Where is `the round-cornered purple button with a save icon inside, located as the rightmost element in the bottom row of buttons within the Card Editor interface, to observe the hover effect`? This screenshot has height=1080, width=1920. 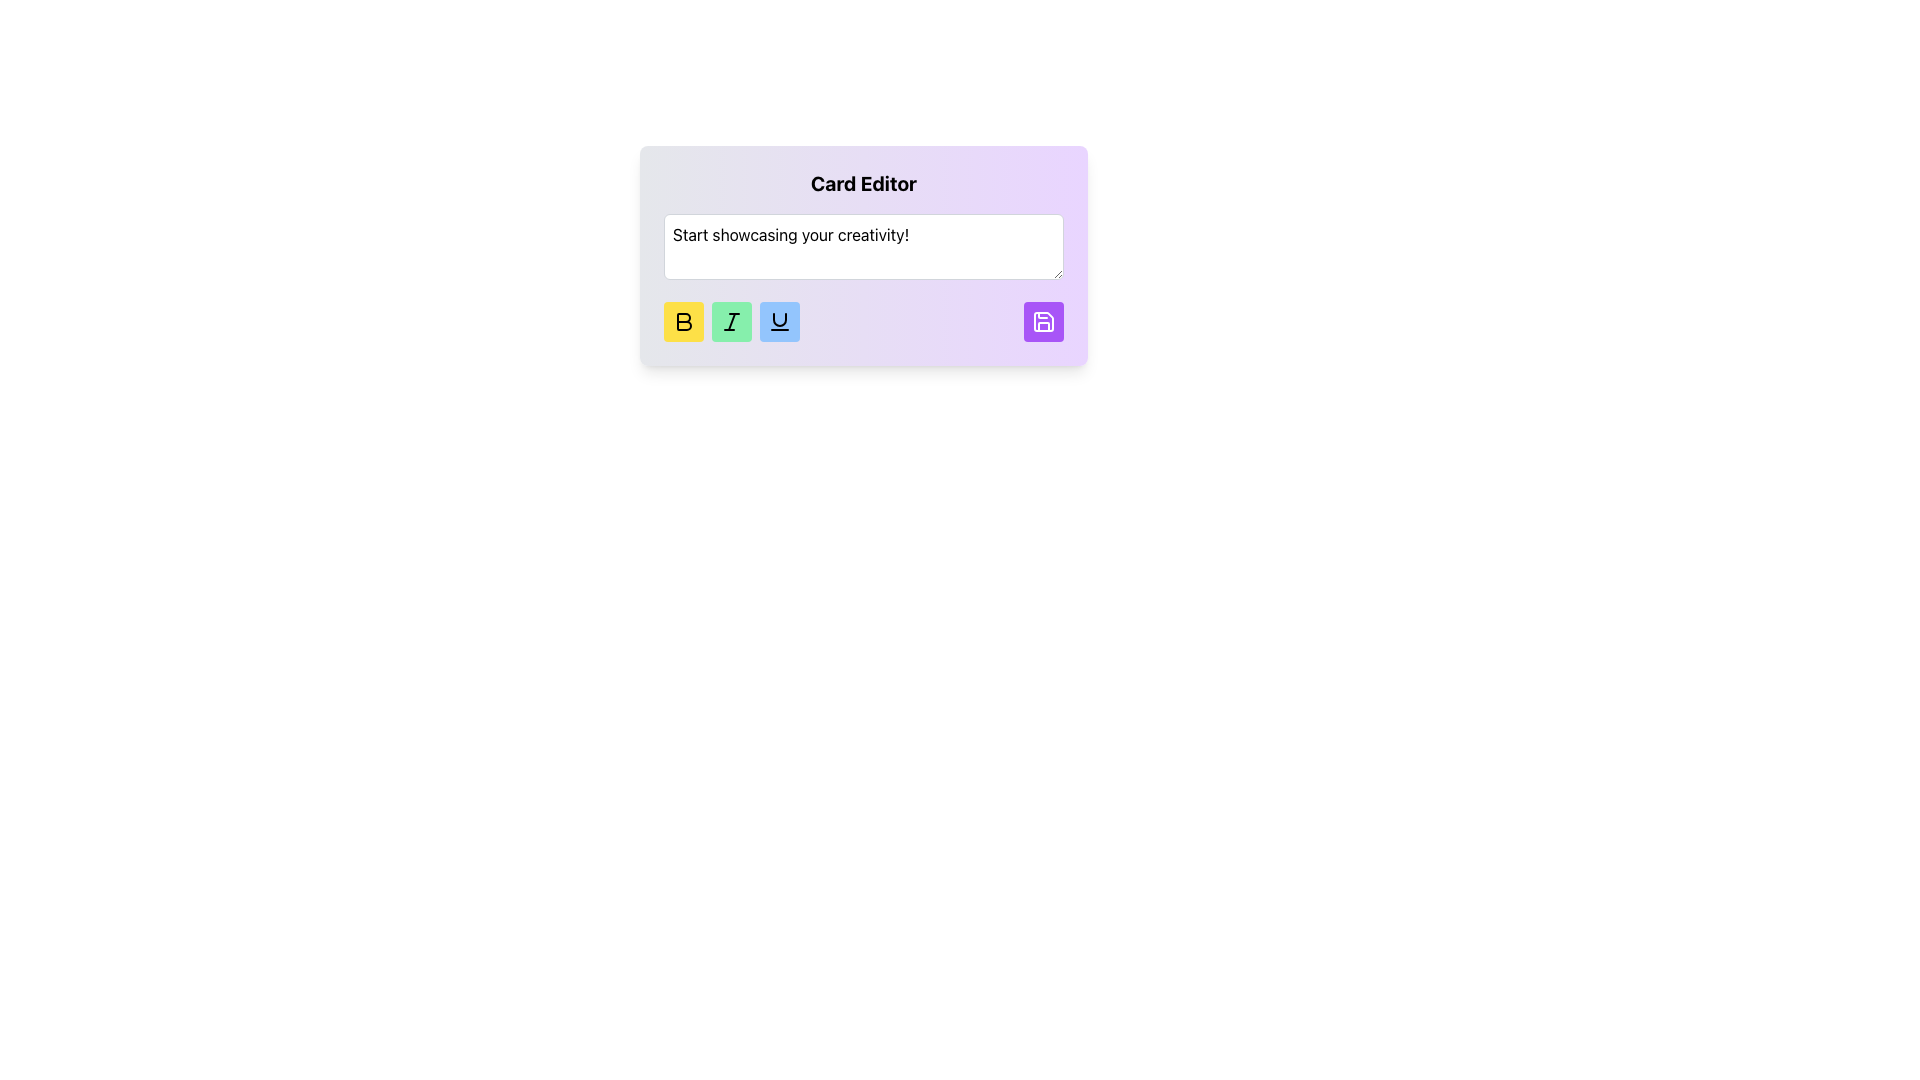 the round-cornered purple button with a save icon inside, located as the rightmost element in the bottom row of buttons within the Card Editor interface, to observe the hover effect is located at coordinates (1042, 320).